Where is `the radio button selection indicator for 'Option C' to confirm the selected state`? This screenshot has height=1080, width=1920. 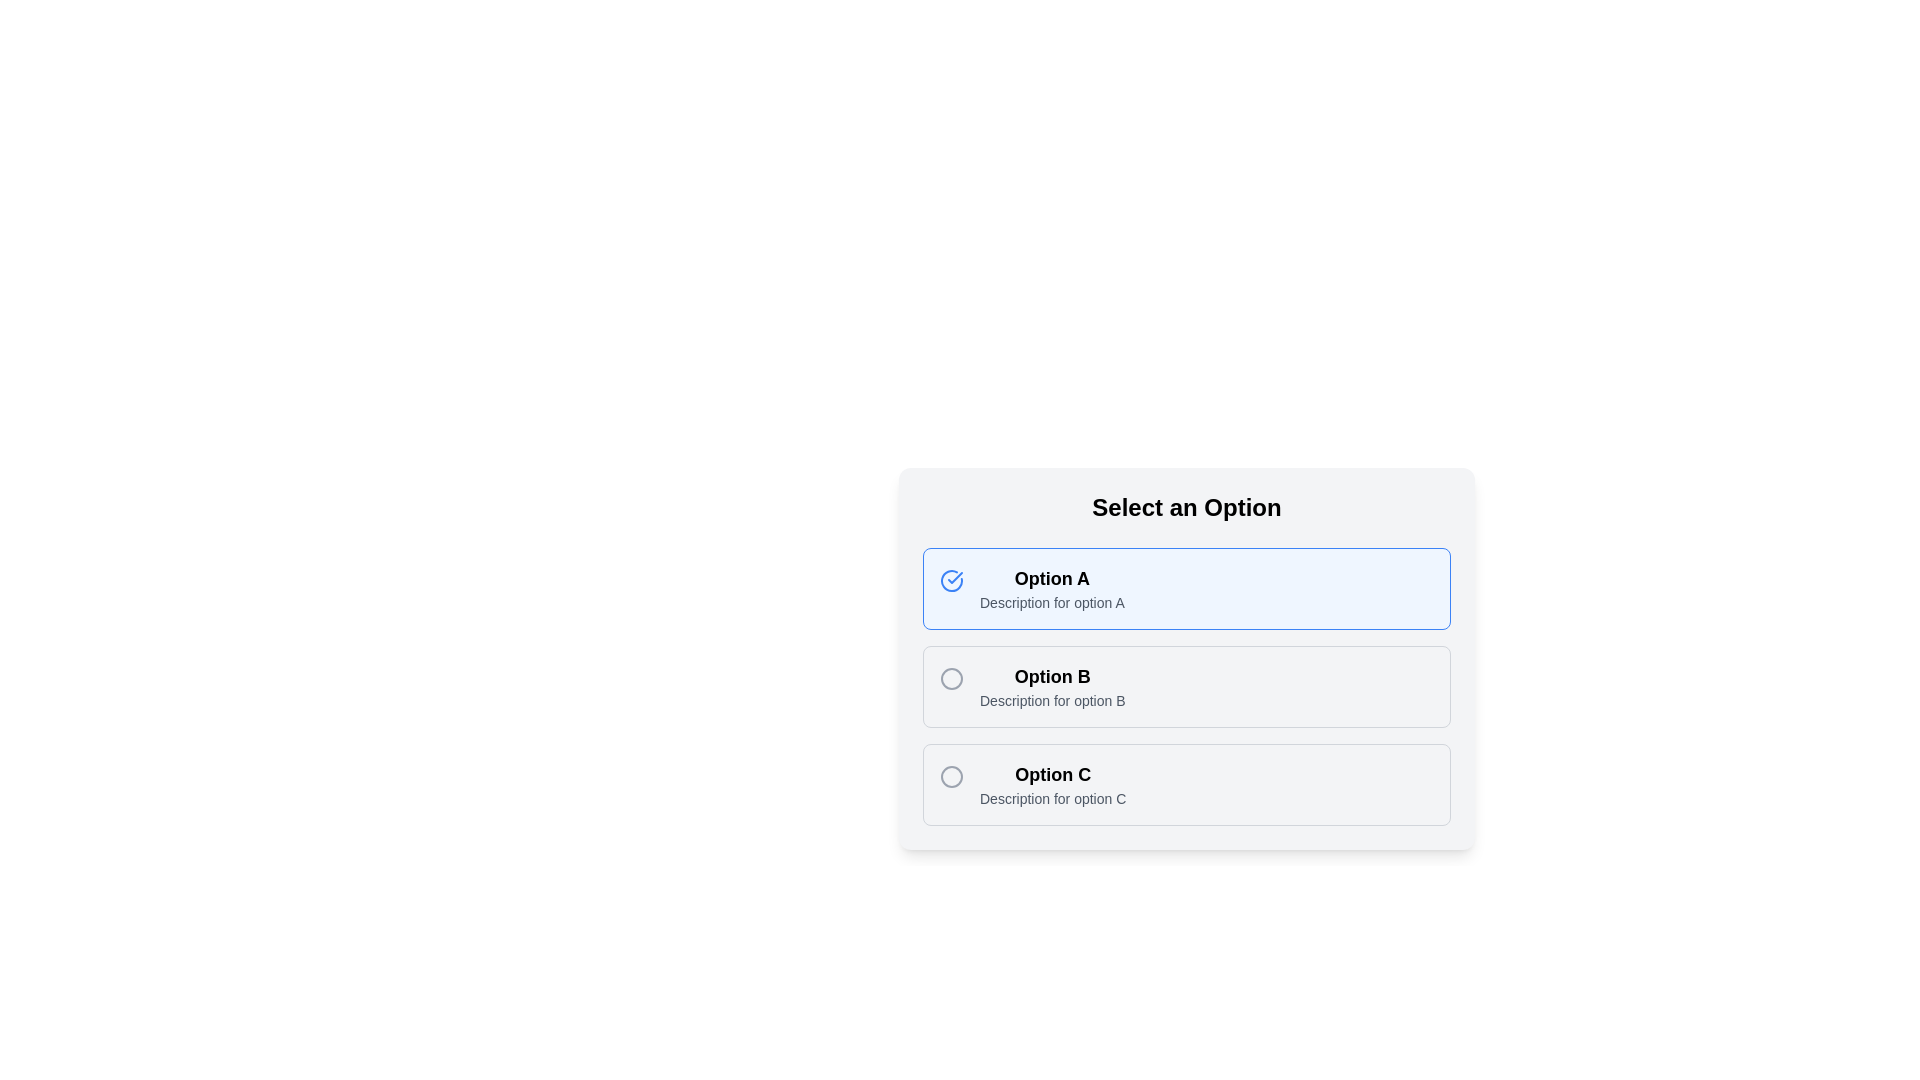 the radio button selection indicator for 'Option C' to confirm the selected state is located at coordinates (950, 775).